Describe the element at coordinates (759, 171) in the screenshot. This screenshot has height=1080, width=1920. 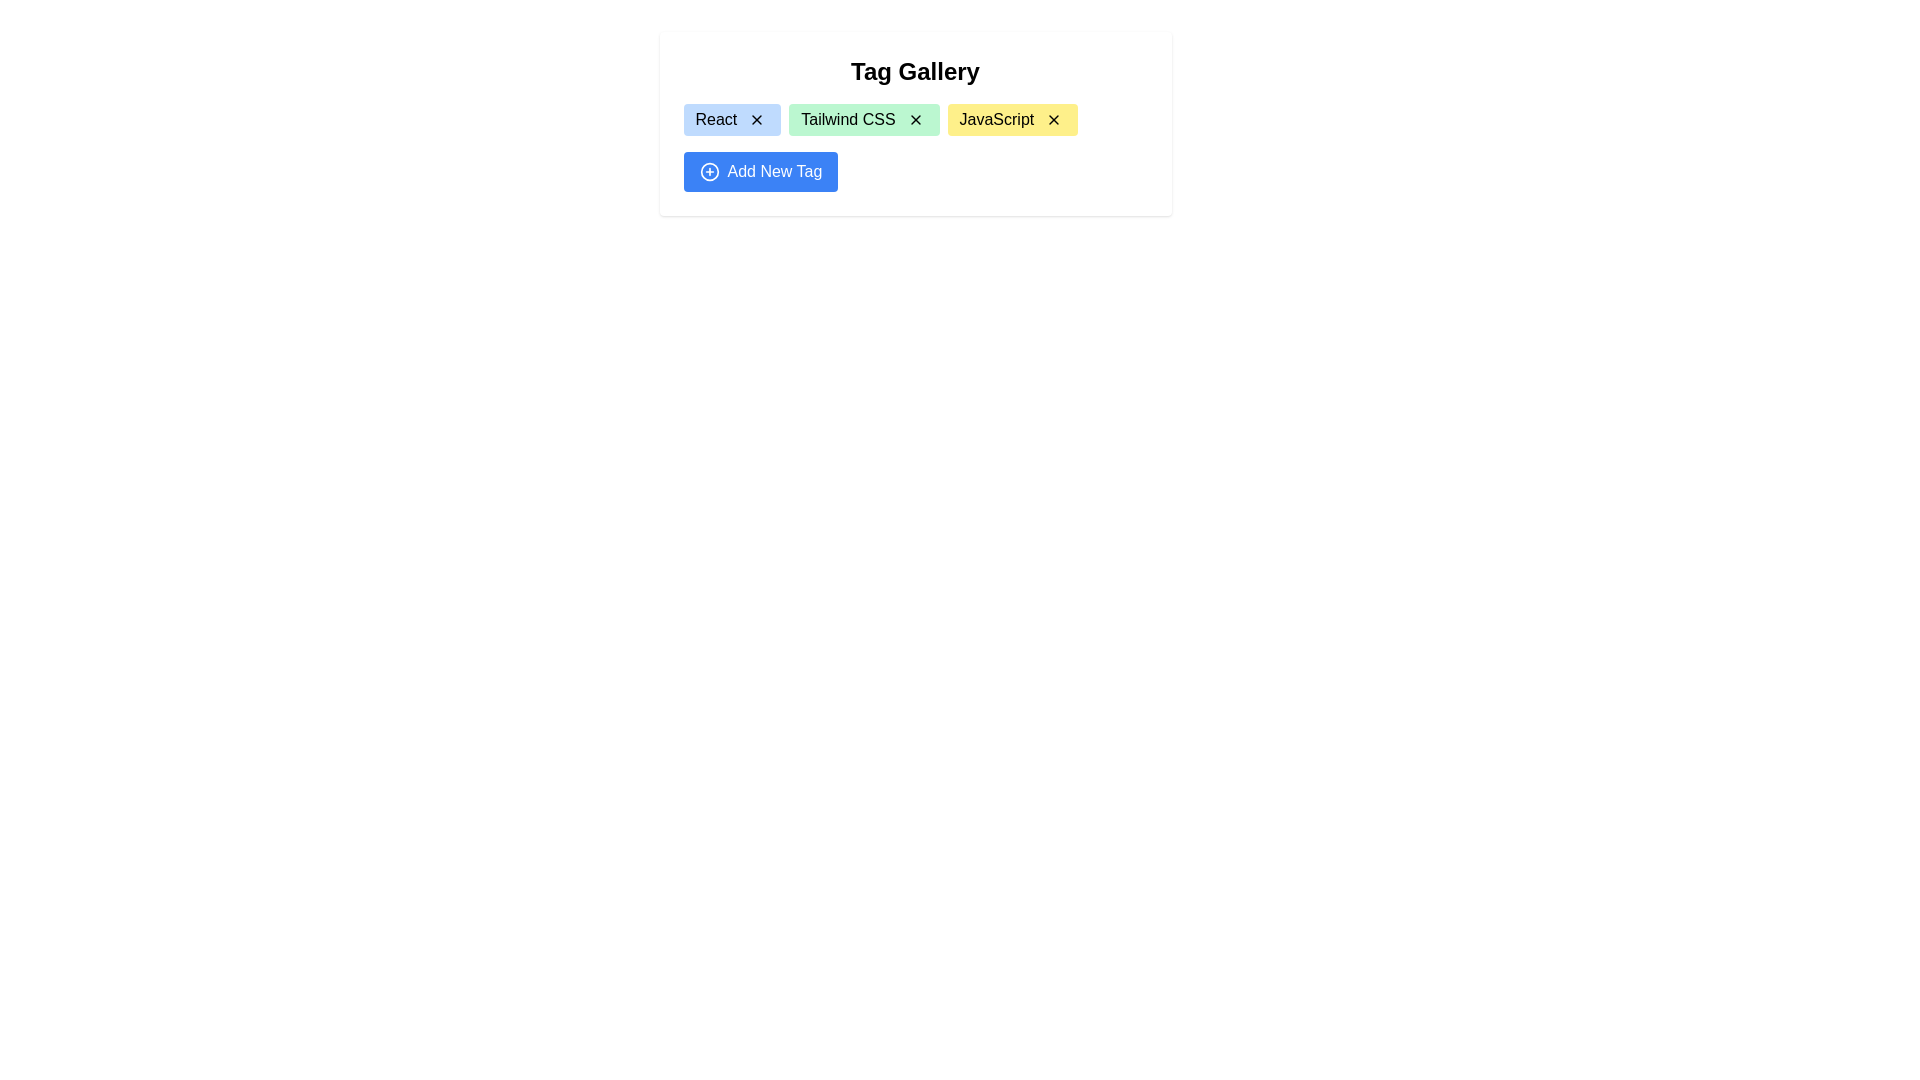
I see `the 'Add New Tag' button, which is styled with bold, white text on a blue background and is located at the bottom of the 'Tag Gallery' section` at that location.